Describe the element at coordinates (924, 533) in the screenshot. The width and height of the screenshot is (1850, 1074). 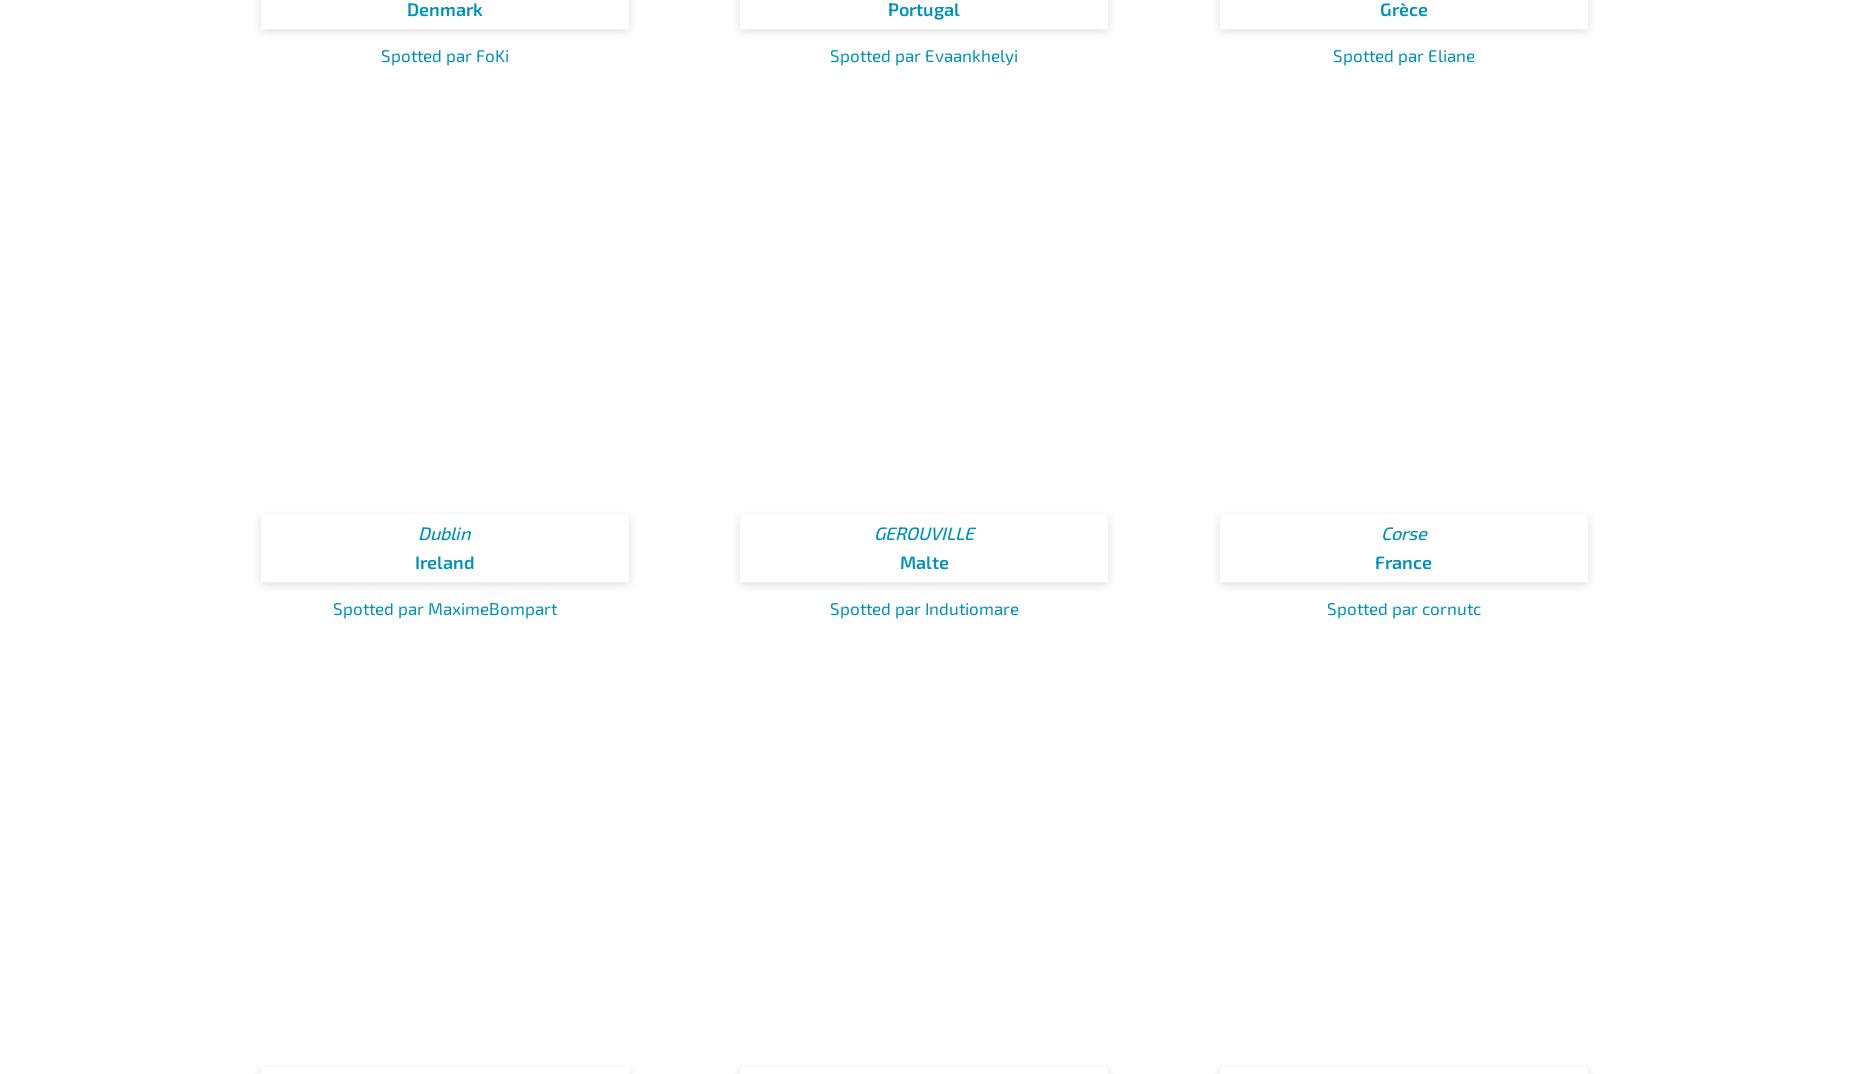
I see `'GEROUVILLE'` at that location.